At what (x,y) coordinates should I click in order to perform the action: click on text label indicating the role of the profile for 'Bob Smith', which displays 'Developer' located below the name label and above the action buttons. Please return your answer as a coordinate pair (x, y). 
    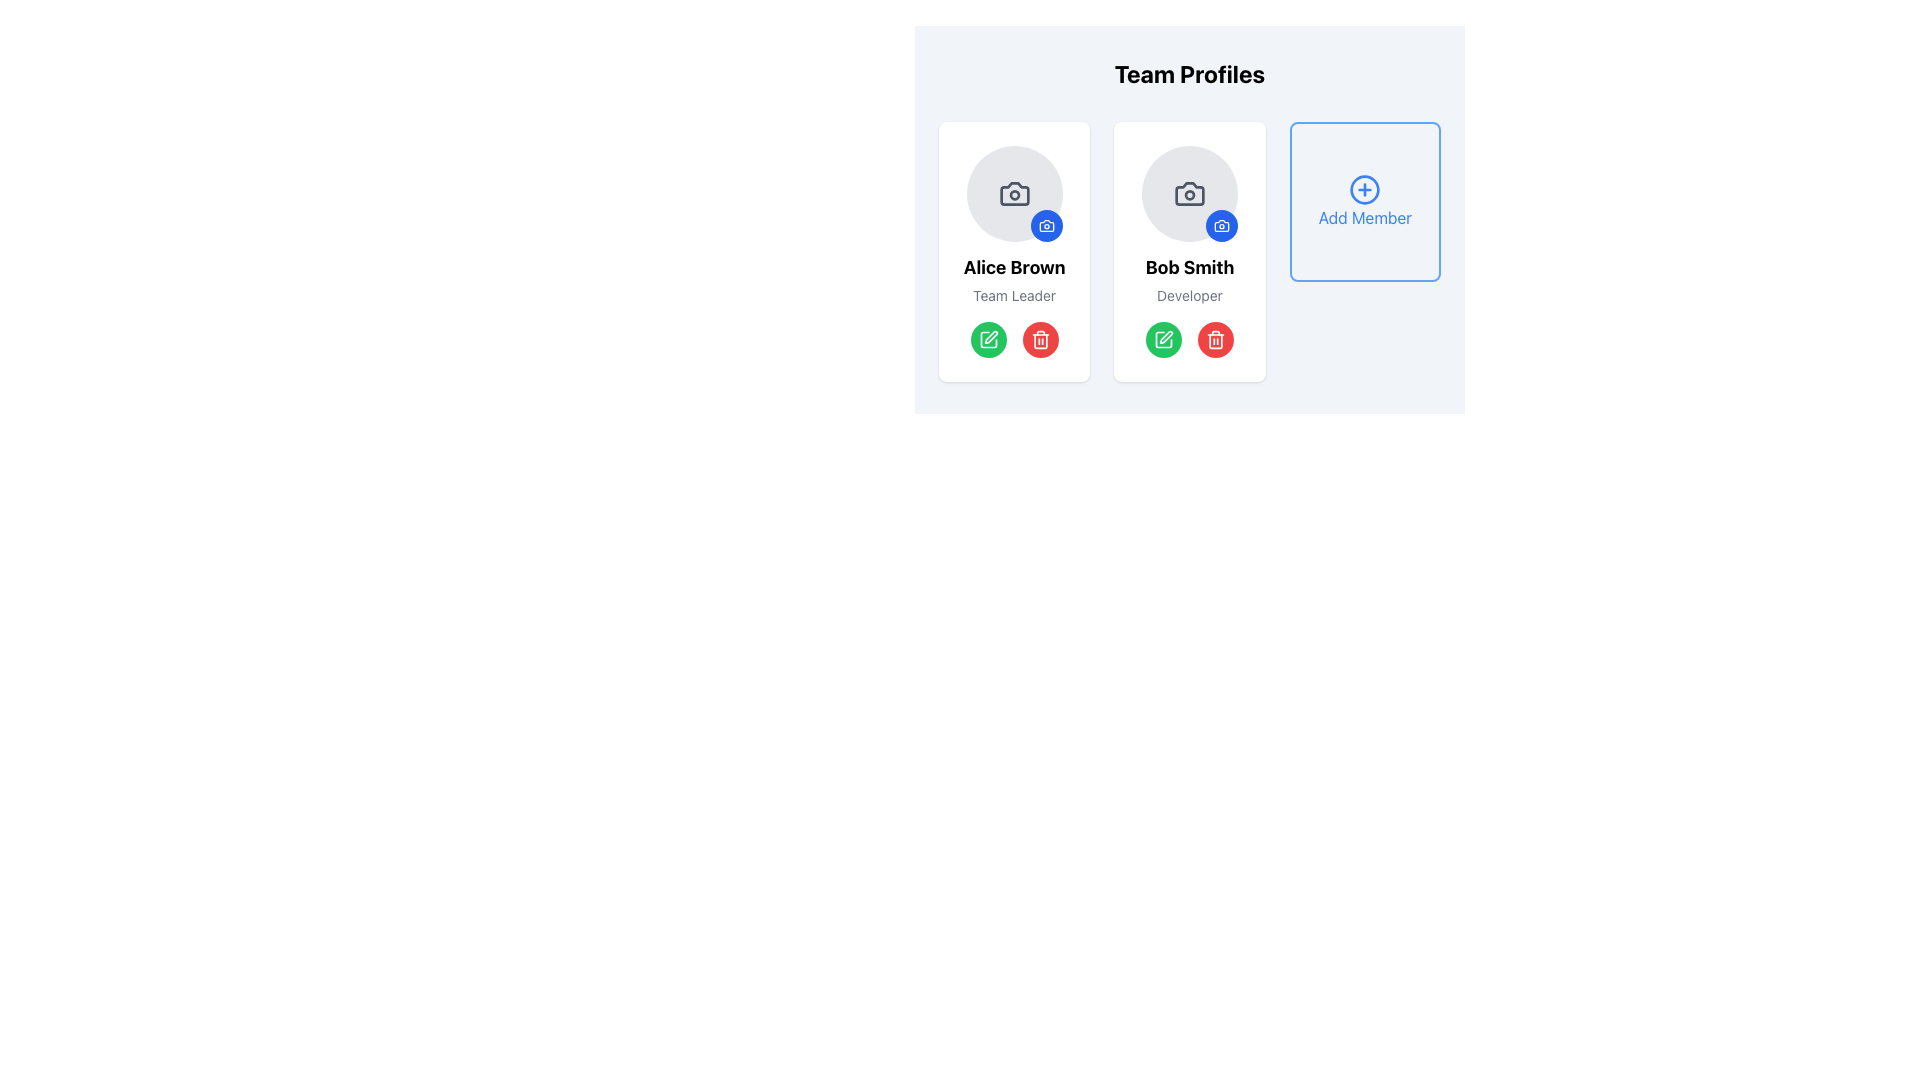
    Looking at the image, I should click on (1190, 296).